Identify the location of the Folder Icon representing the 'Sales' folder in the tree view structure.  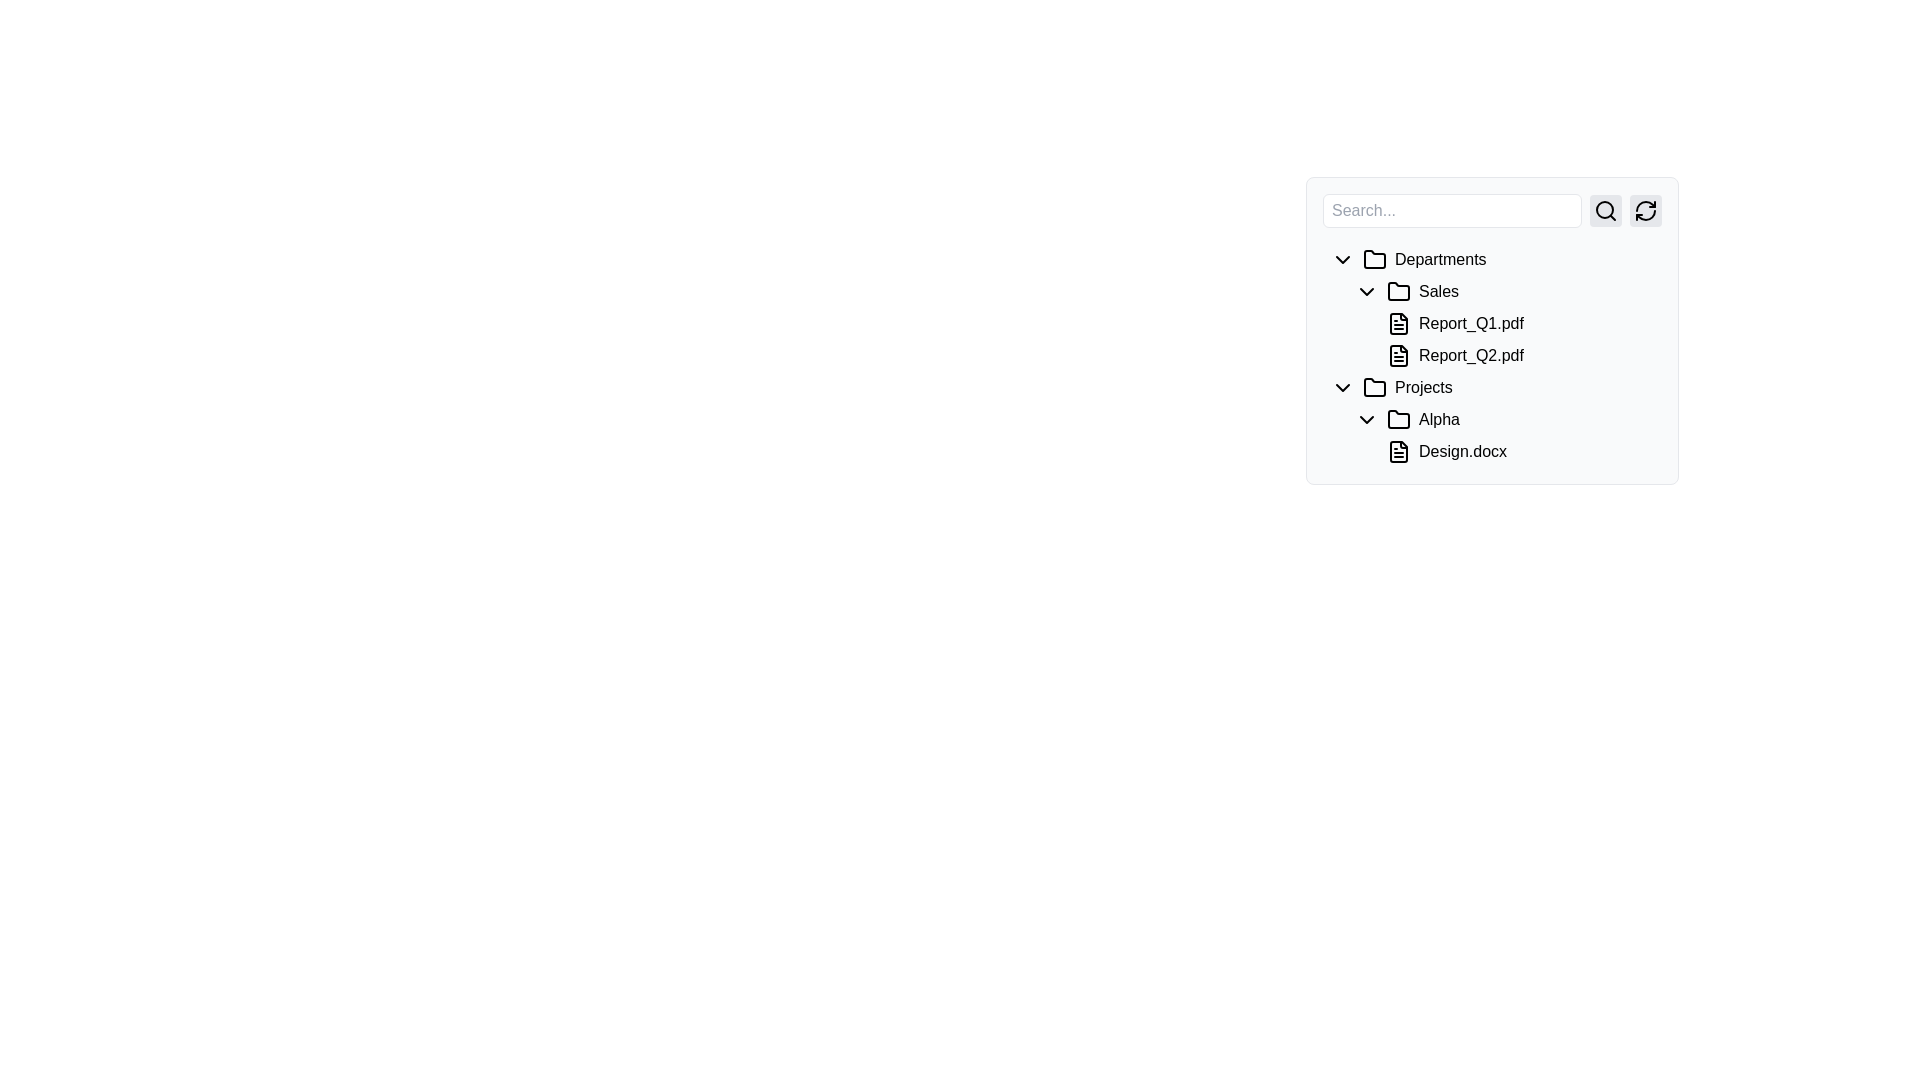
(1397, 290).